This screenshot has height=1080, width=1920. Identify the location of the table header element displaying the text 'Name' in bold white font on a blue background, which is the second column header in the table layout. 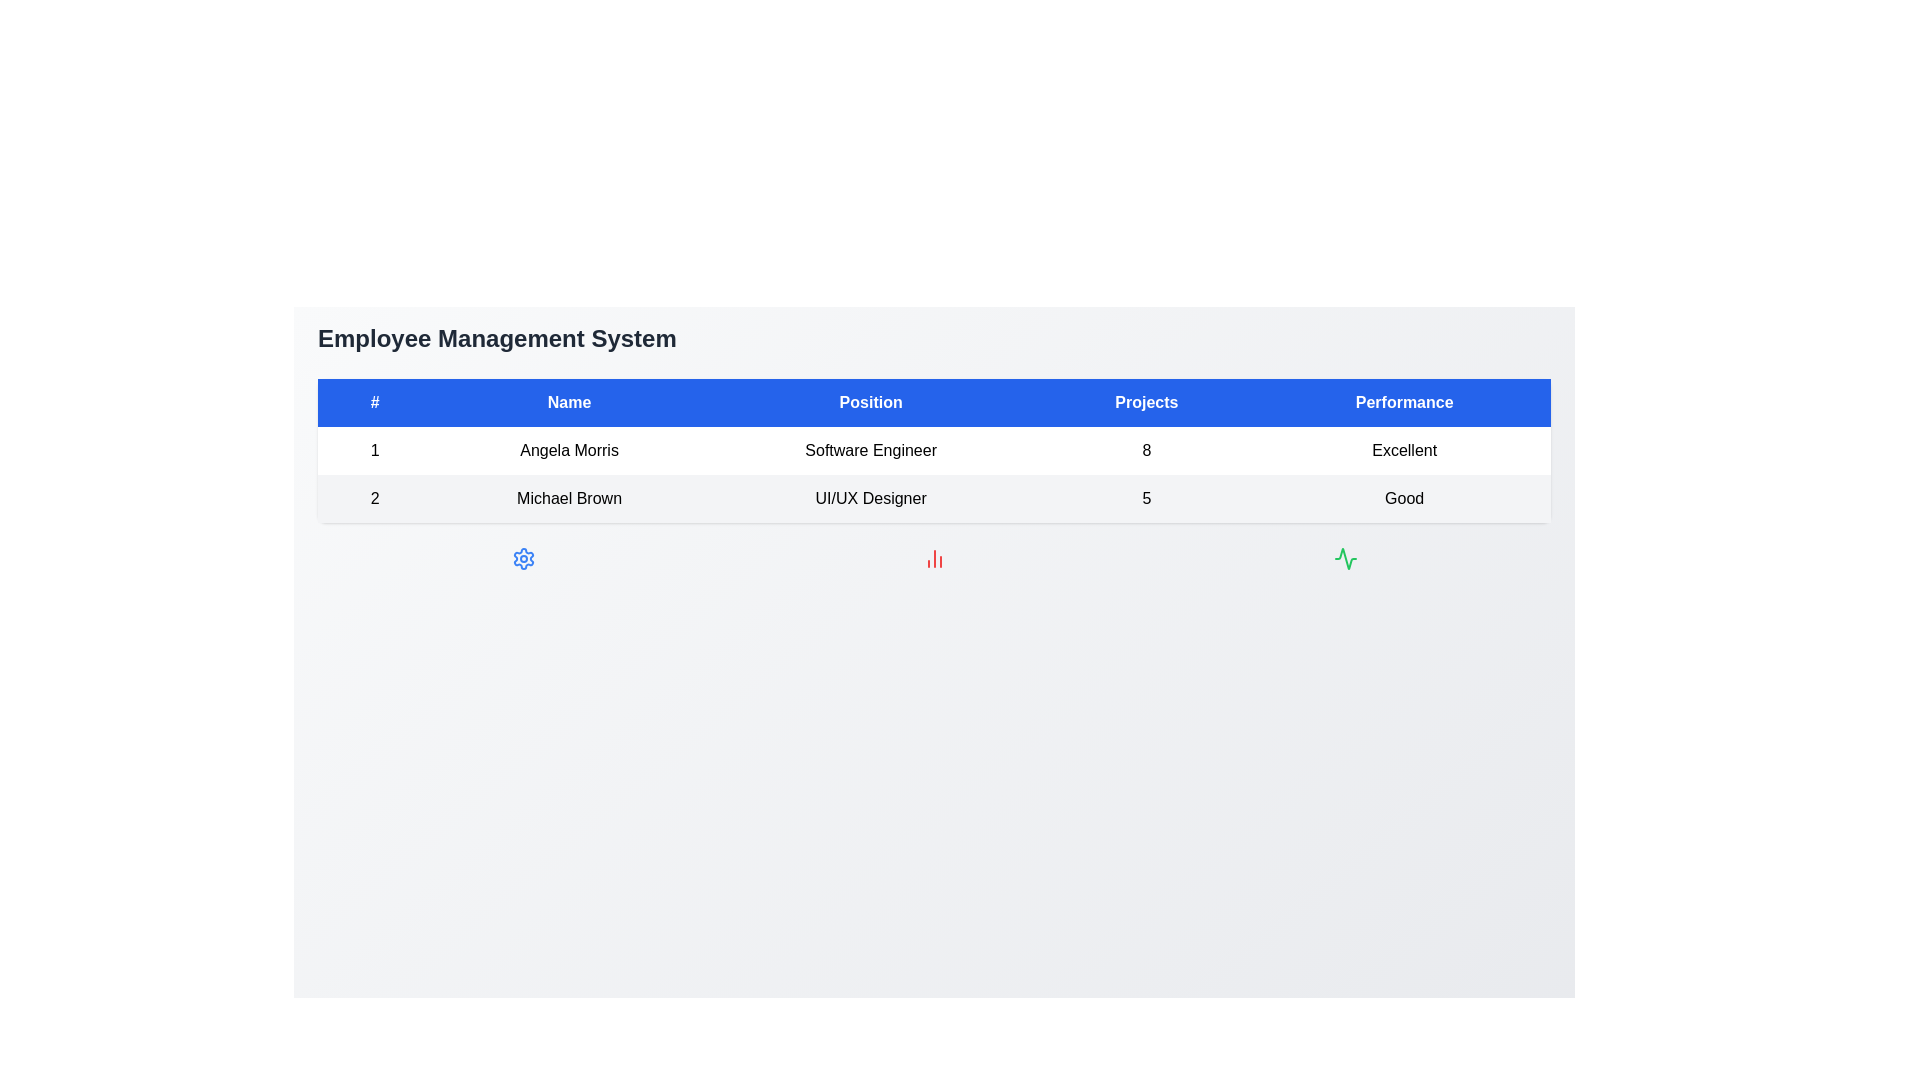
(568, 402).